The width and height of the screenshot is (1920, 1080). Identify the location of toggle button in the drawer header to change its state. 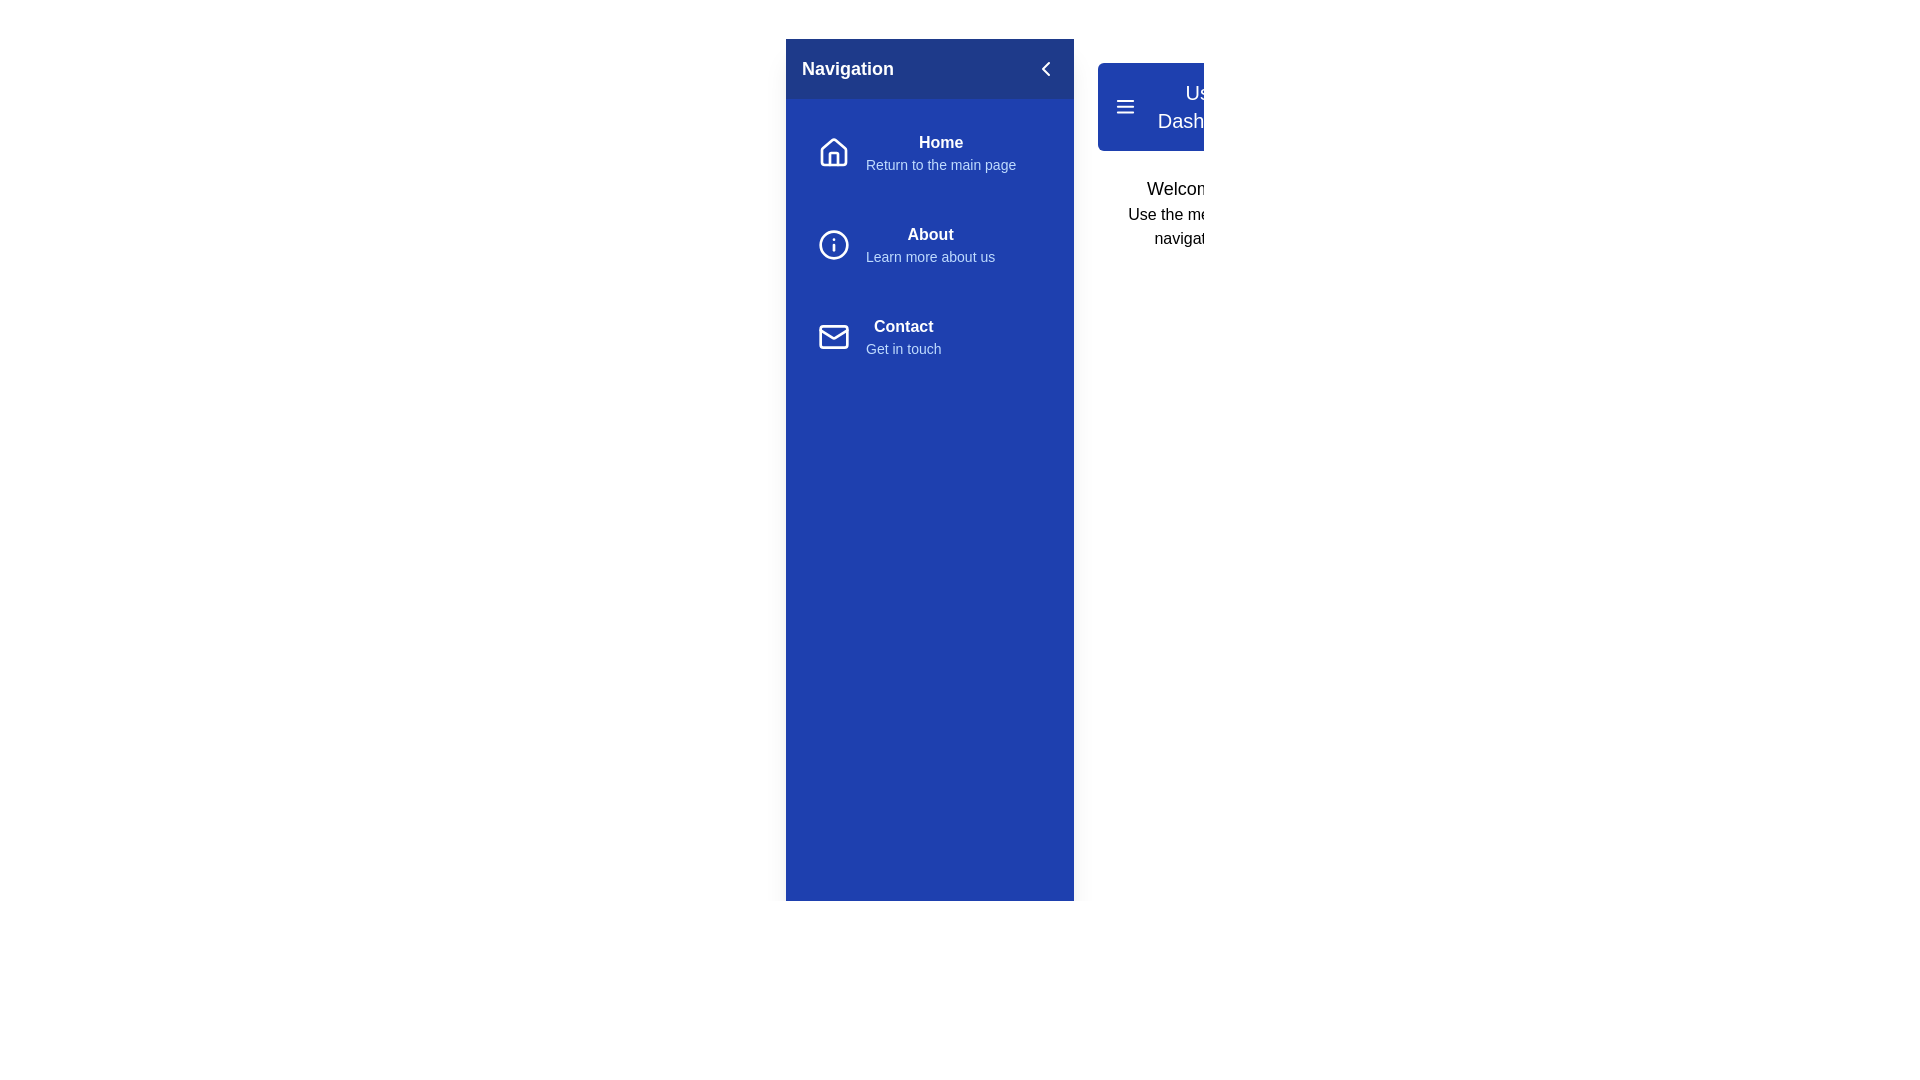
(1045, 68).